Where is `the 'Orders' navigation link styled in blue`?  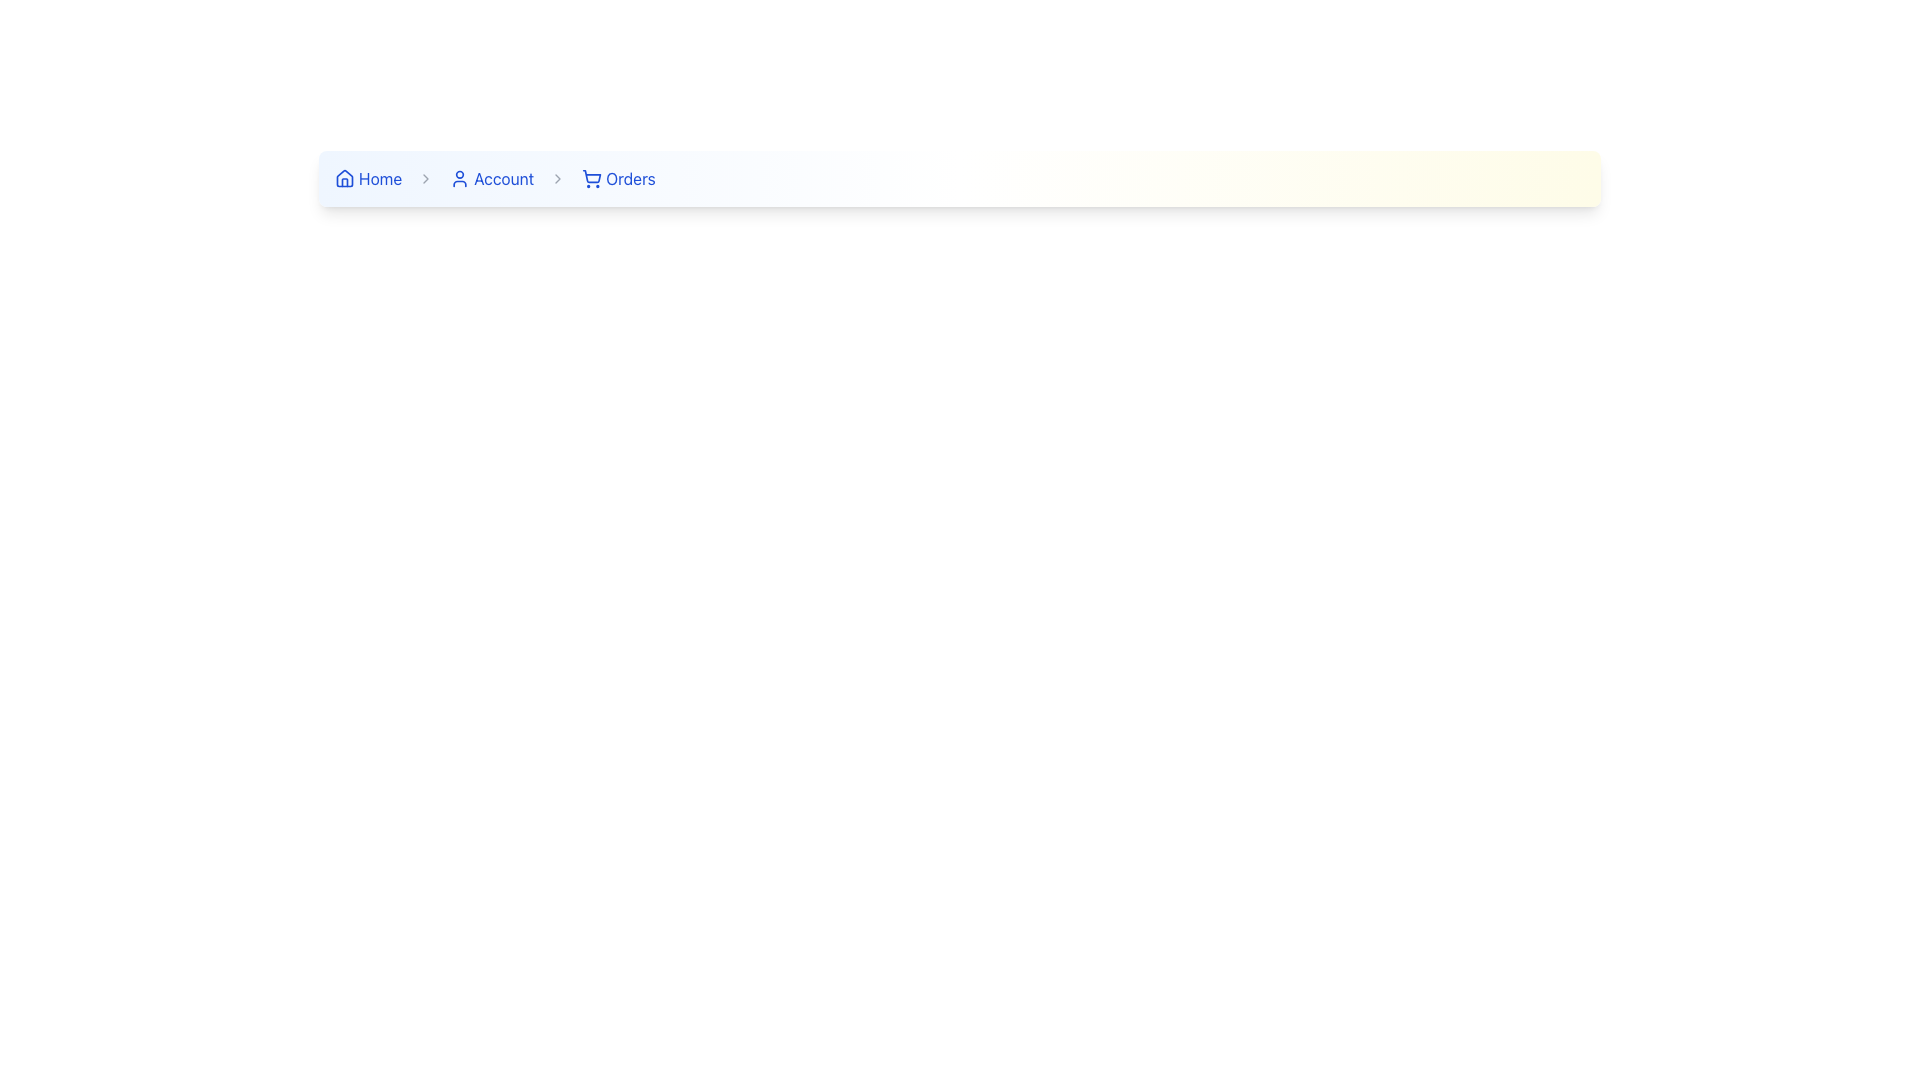
the 'Orders' navigation link styled in blue is located at coordinates (629, 177).